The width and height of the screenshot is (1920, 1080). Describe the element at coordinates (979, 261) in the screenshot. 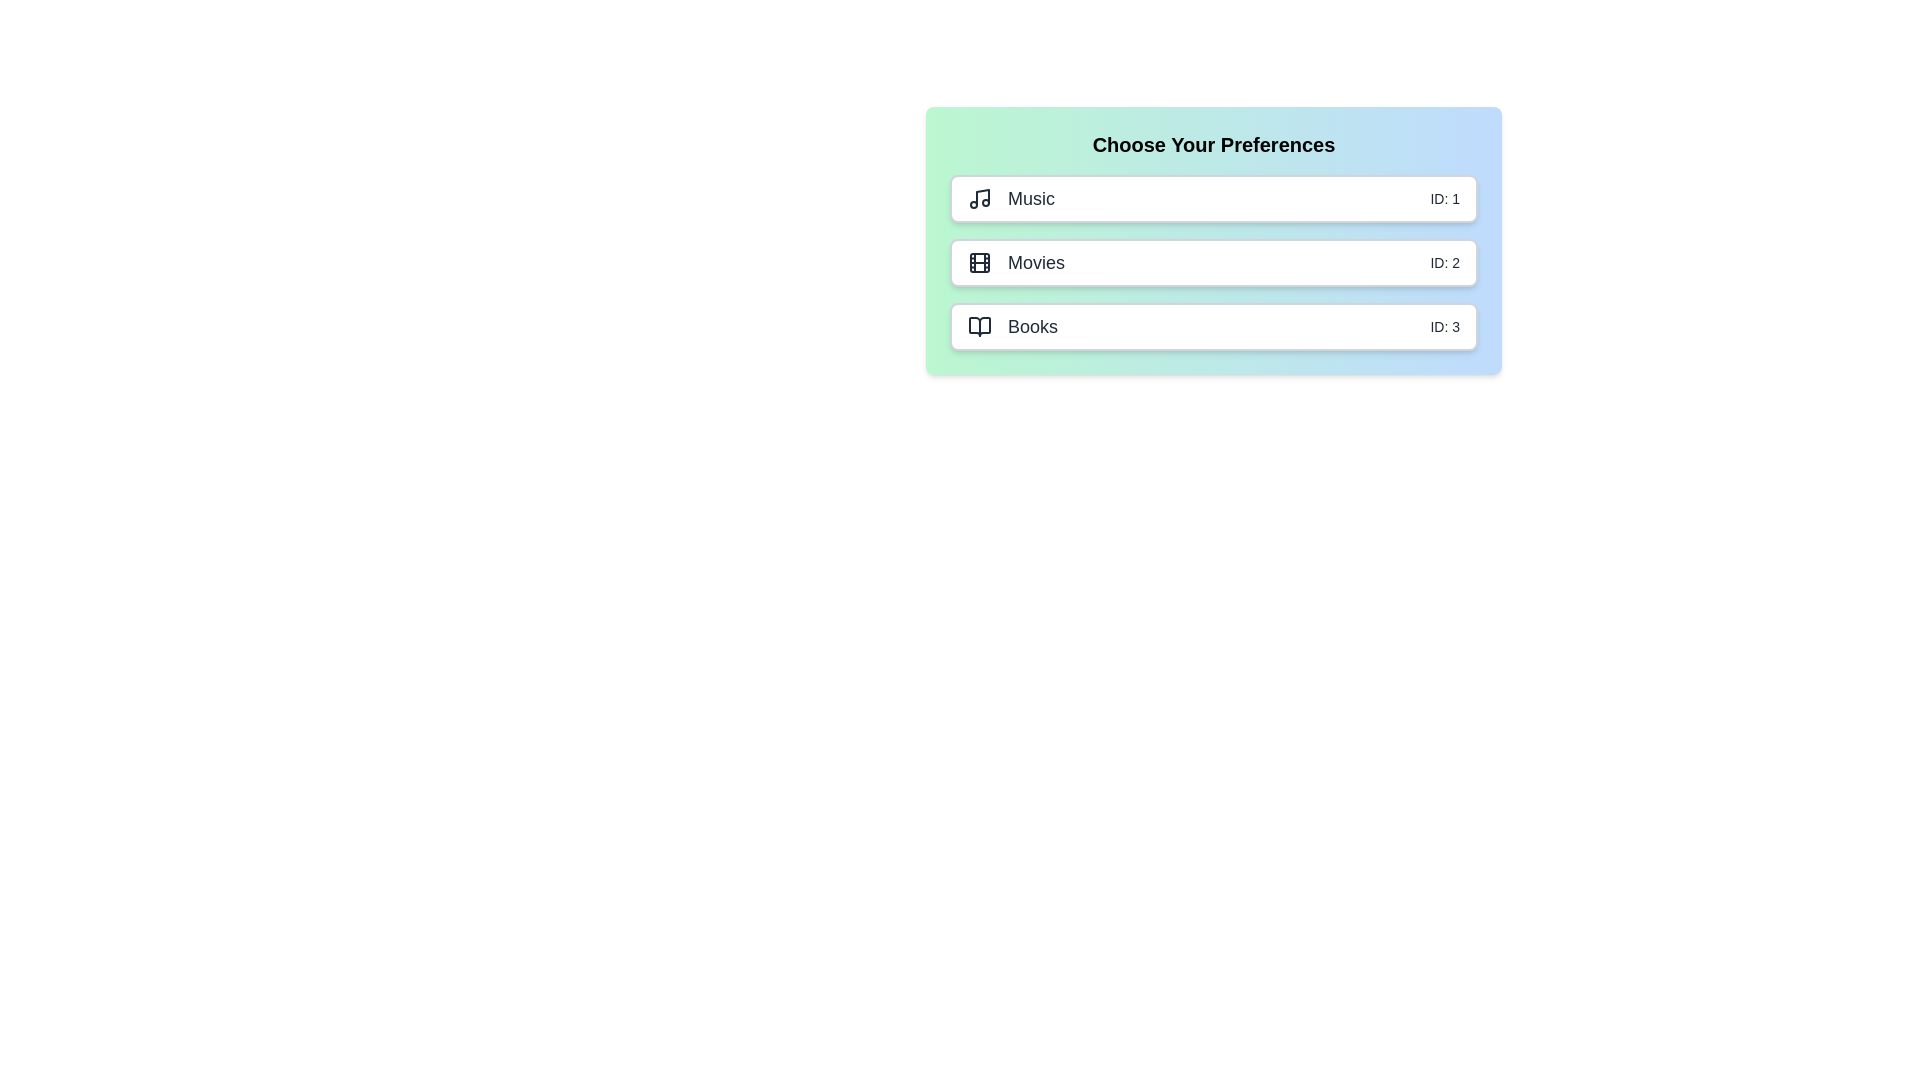

I see `the icon of the selected item (Movies)` at that location.